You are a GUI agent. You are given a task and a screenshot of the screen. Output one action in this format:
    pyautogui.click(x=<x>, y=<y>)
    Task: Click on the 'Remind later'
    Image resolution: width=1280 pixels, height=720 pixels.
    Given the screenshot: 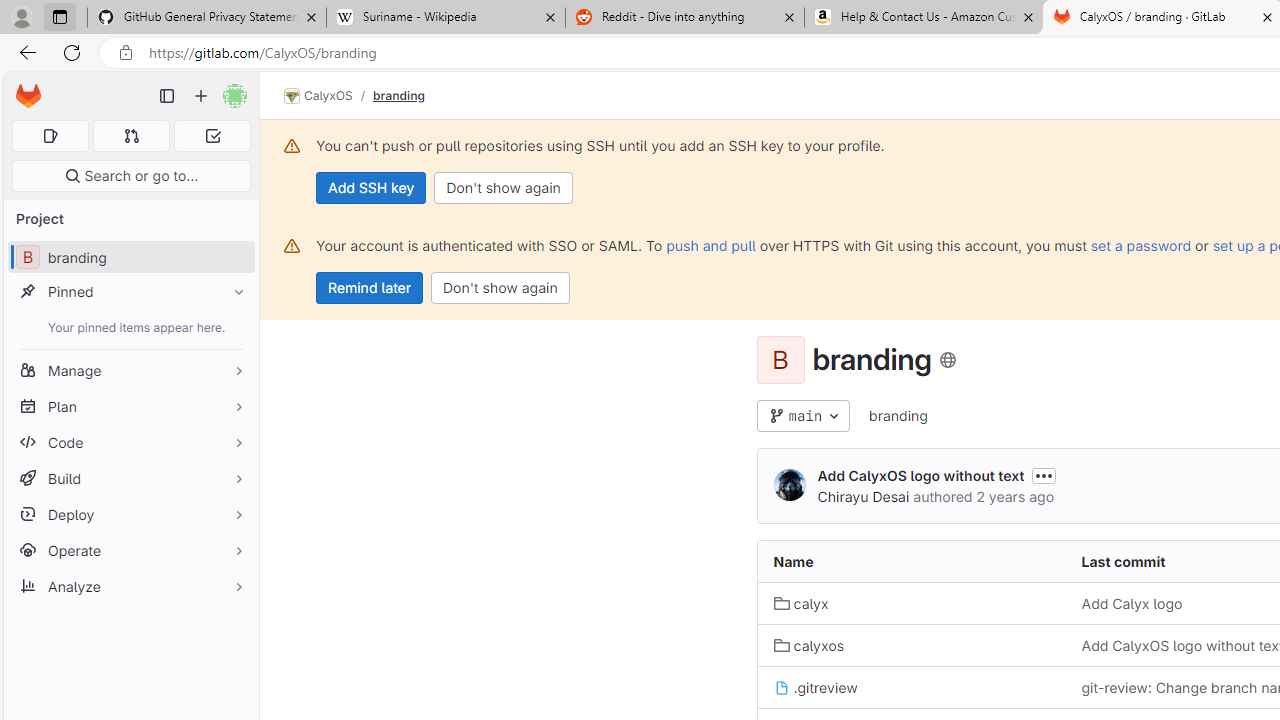 What is the action you would take?
    pyautogui.click(x=369, y=288)
    